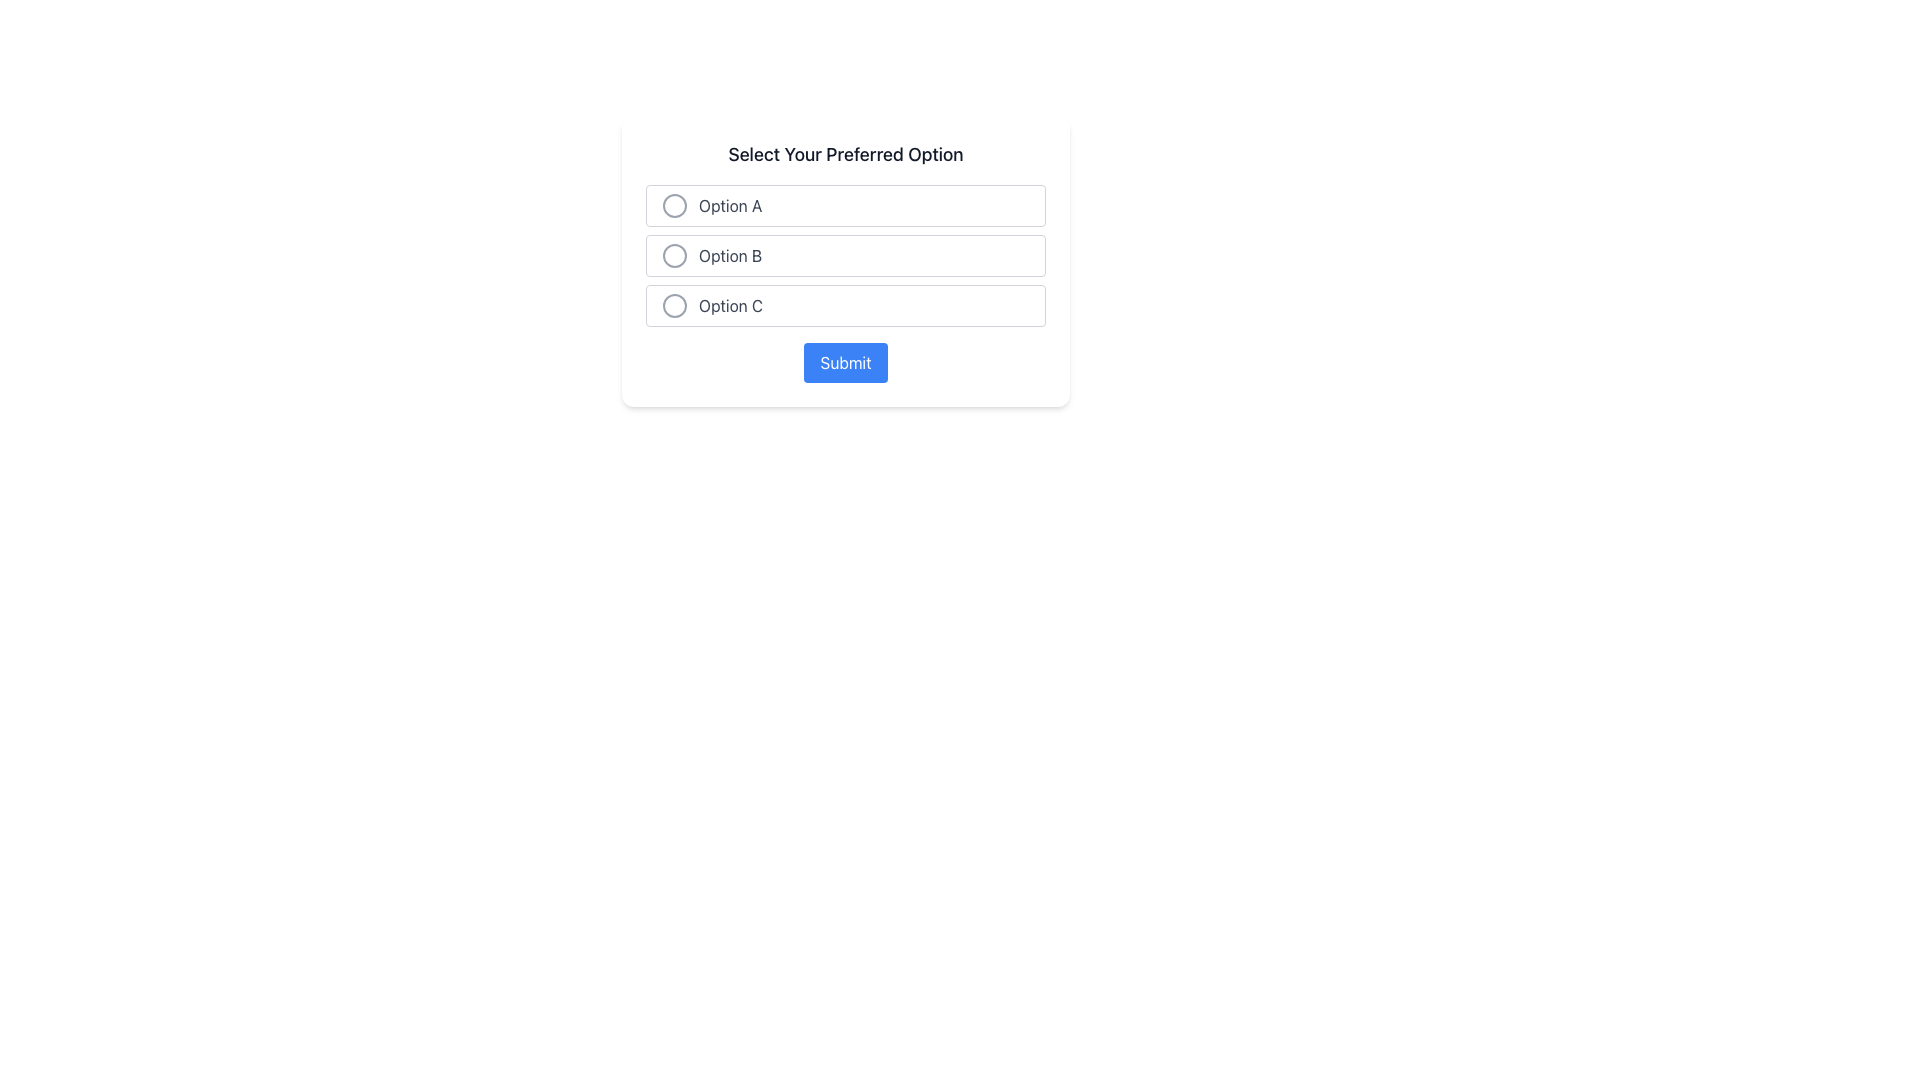 The height and width of the screenshot is (1080, 1920). I want to click on the first radio button option labeled 'Option A' by navigating via keyboard, so click(845, 205).